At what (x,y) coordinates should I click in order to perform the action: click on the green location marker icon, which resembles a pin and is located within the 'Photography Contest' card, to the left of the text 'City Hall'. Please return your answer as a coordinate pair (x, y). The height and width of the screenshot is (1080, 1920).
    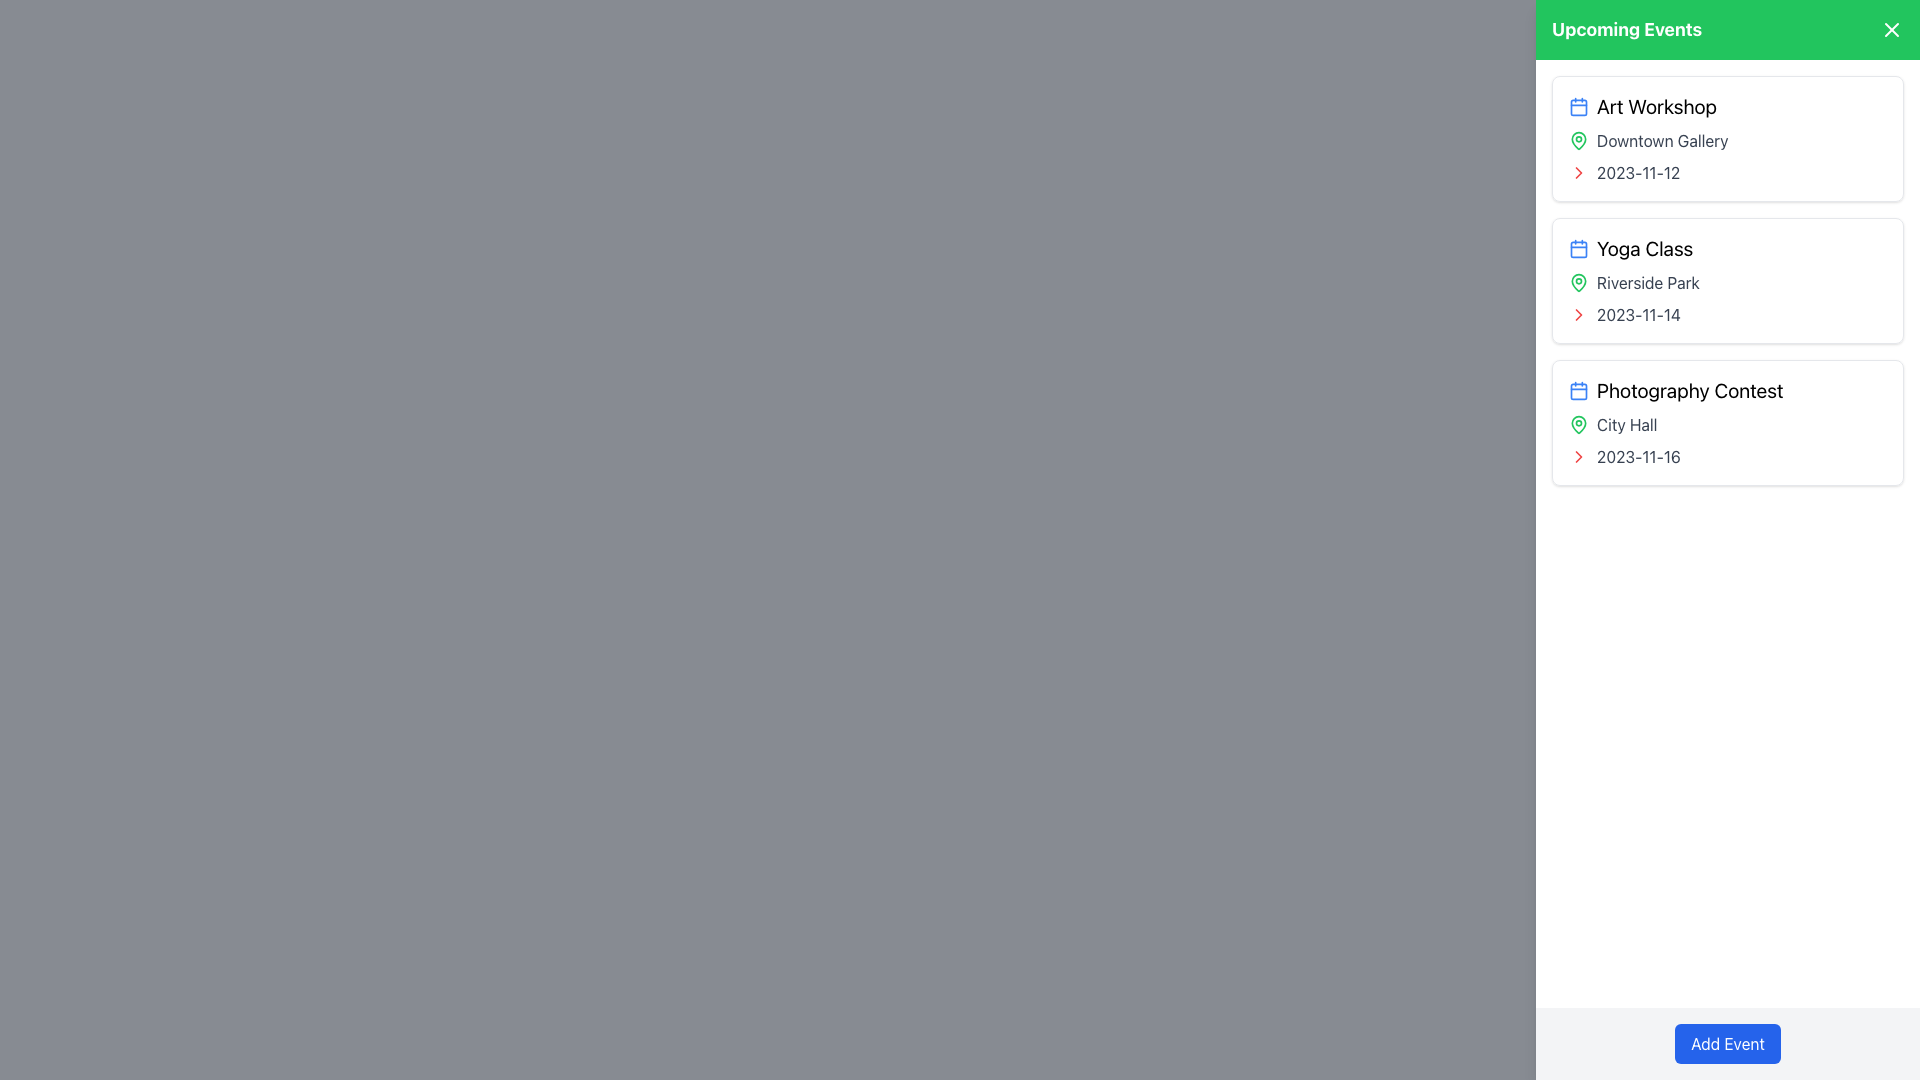
    Looking at the image, I should click on (1578, 423).